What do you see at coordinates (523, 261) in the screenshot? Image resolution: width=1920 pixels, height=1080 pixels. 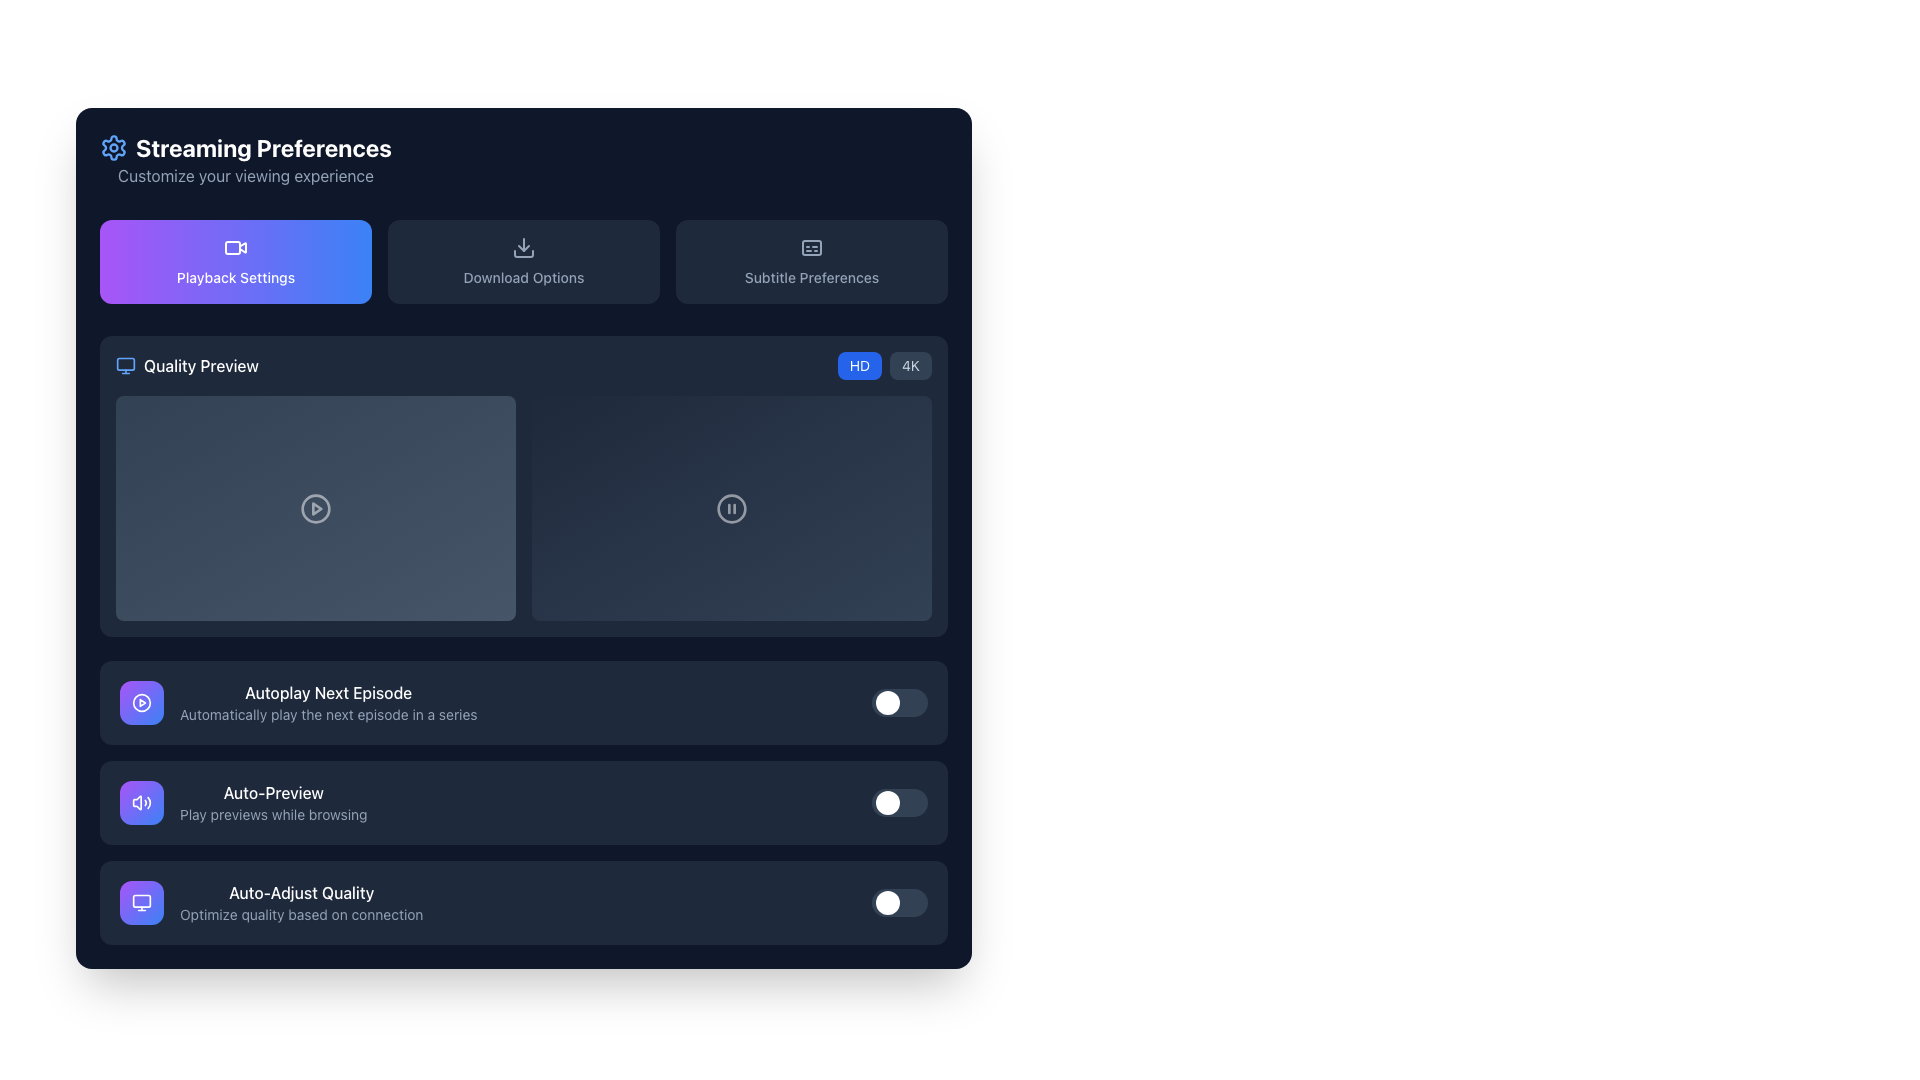 I see `the 'Download Options' button, which is the middle button among three horizontally aligned options in the 'Streaming Preferences' section` at bounding box center [523, 261].